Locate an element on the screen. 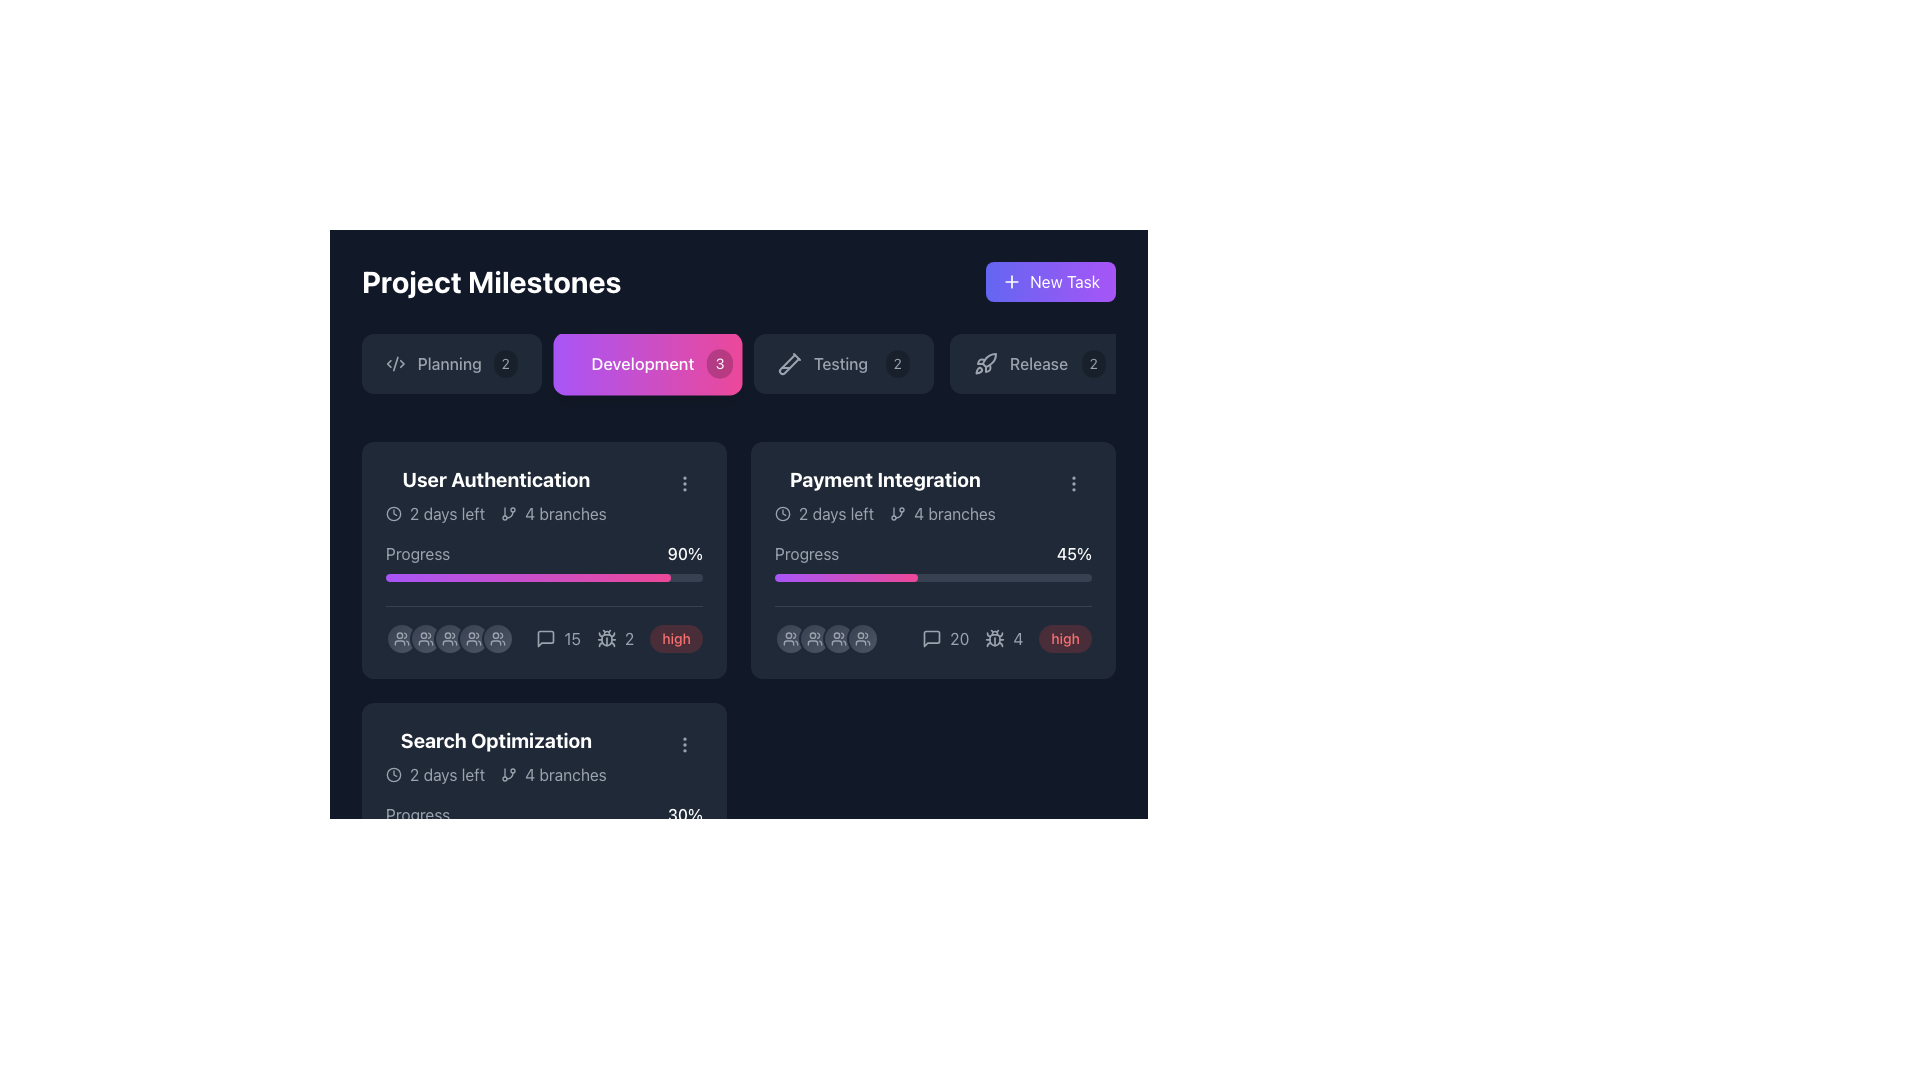 This screenshot has height=1080, width=1920. the first rounded avatar-like user group icon located below the progress bar in the 'User Authentication' section of the 'Development' milestone card is located at coordinates (401, 639).